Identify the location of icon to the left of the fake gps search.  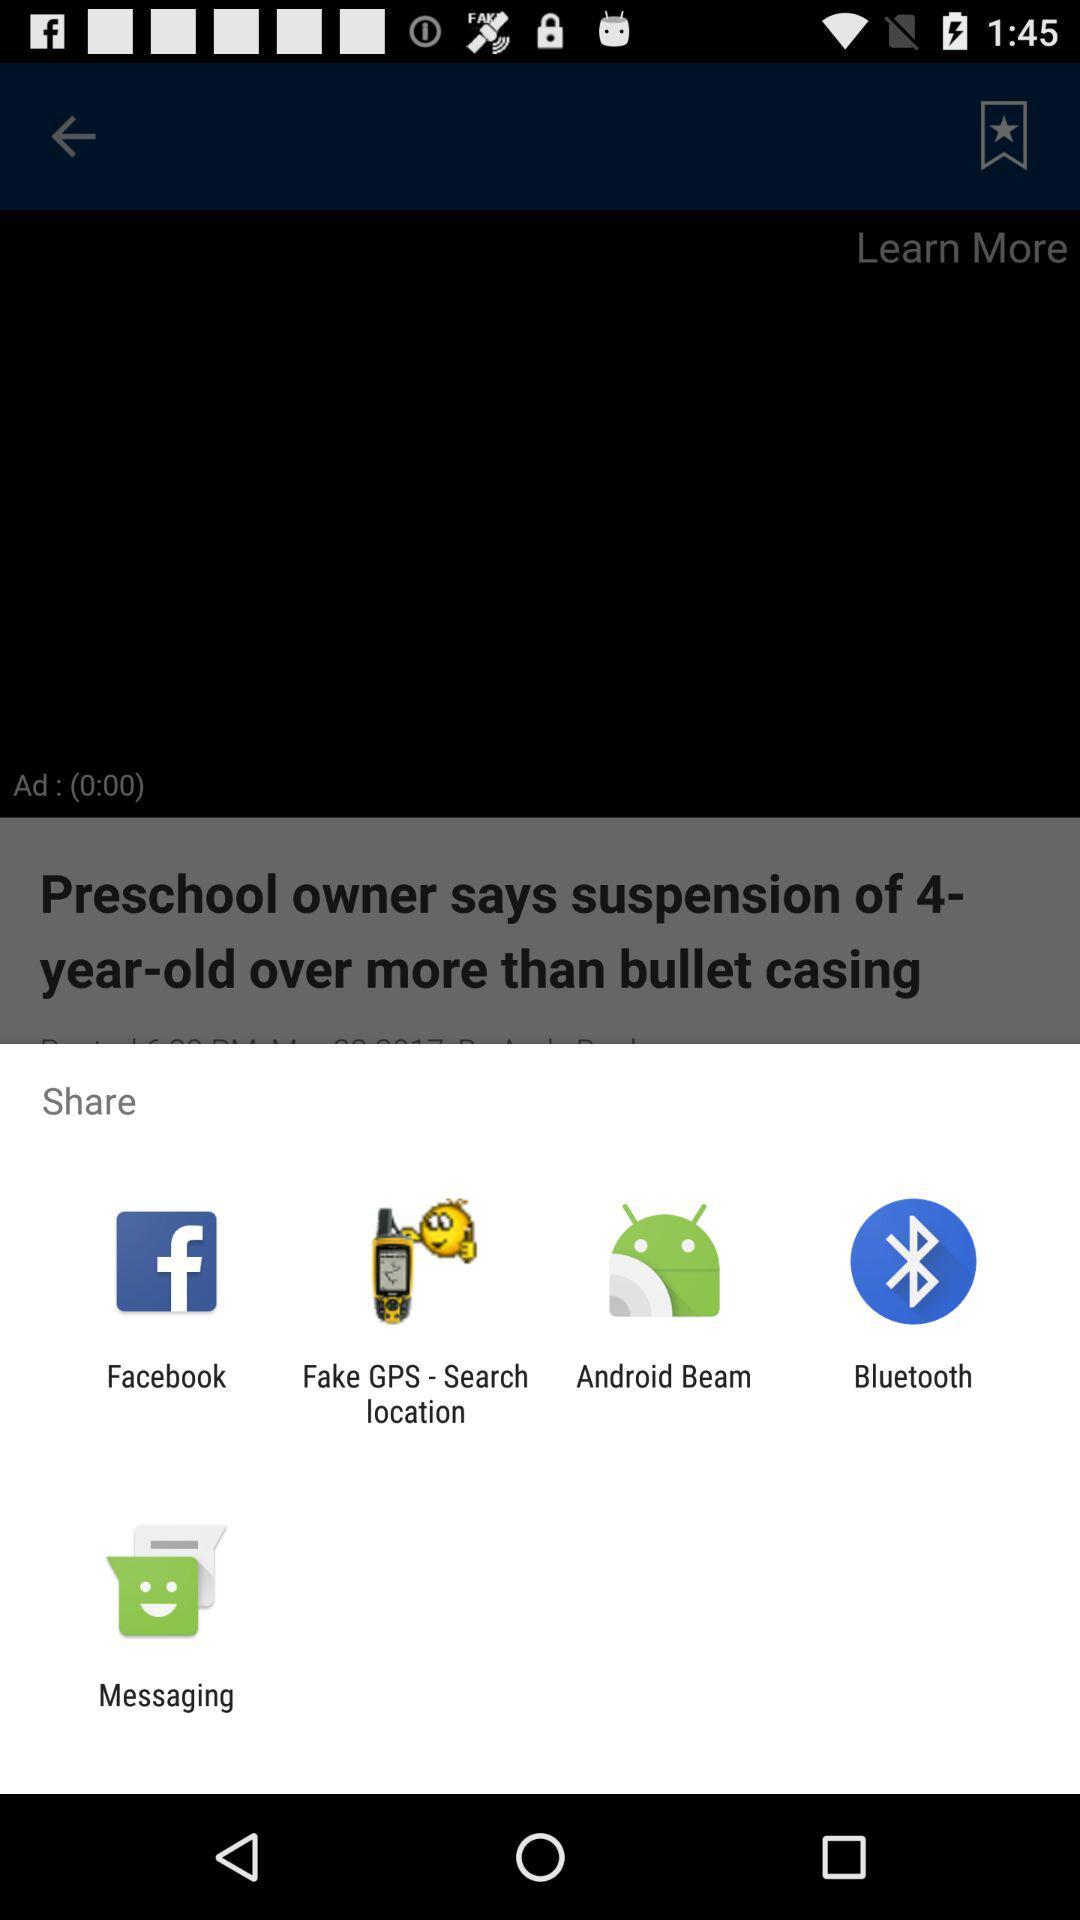
(165, 1392).